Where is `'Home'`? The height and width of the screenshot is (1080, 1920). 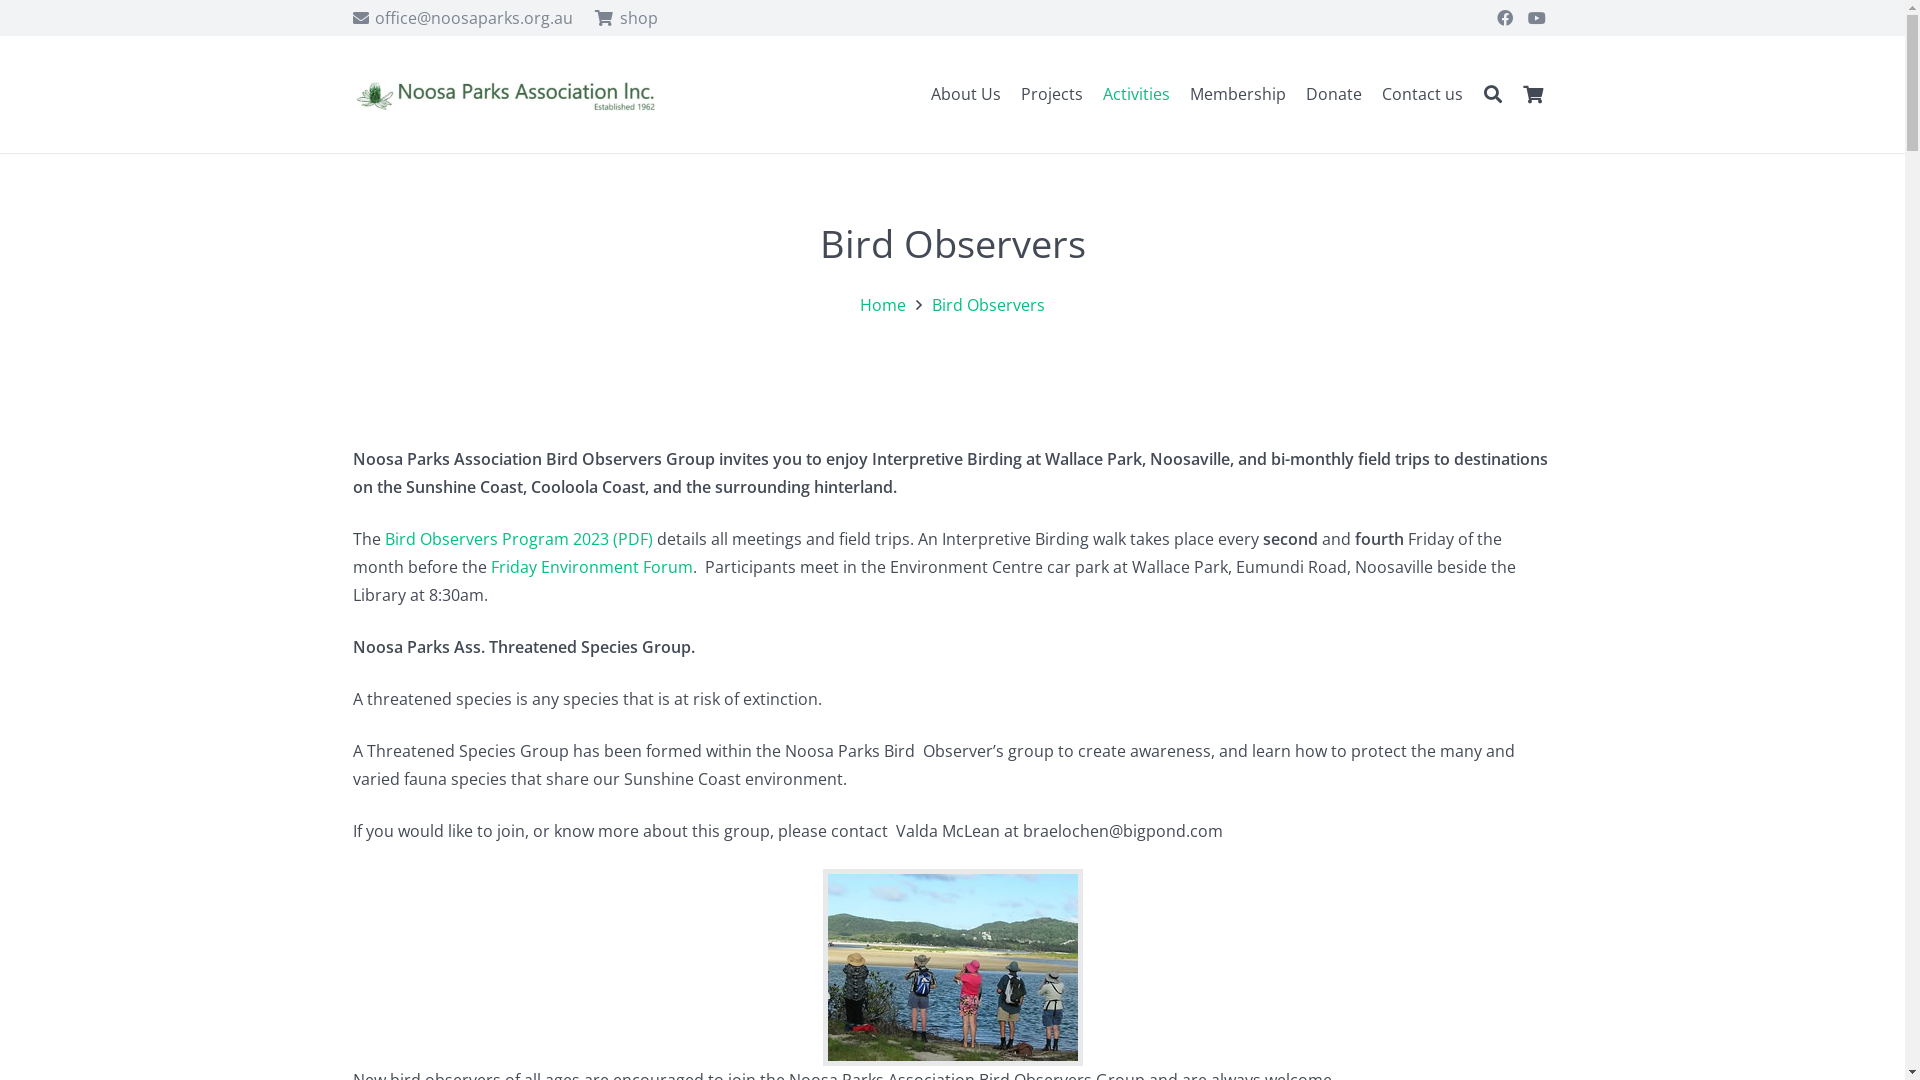
'Home' is located at coordinates (882, 304).